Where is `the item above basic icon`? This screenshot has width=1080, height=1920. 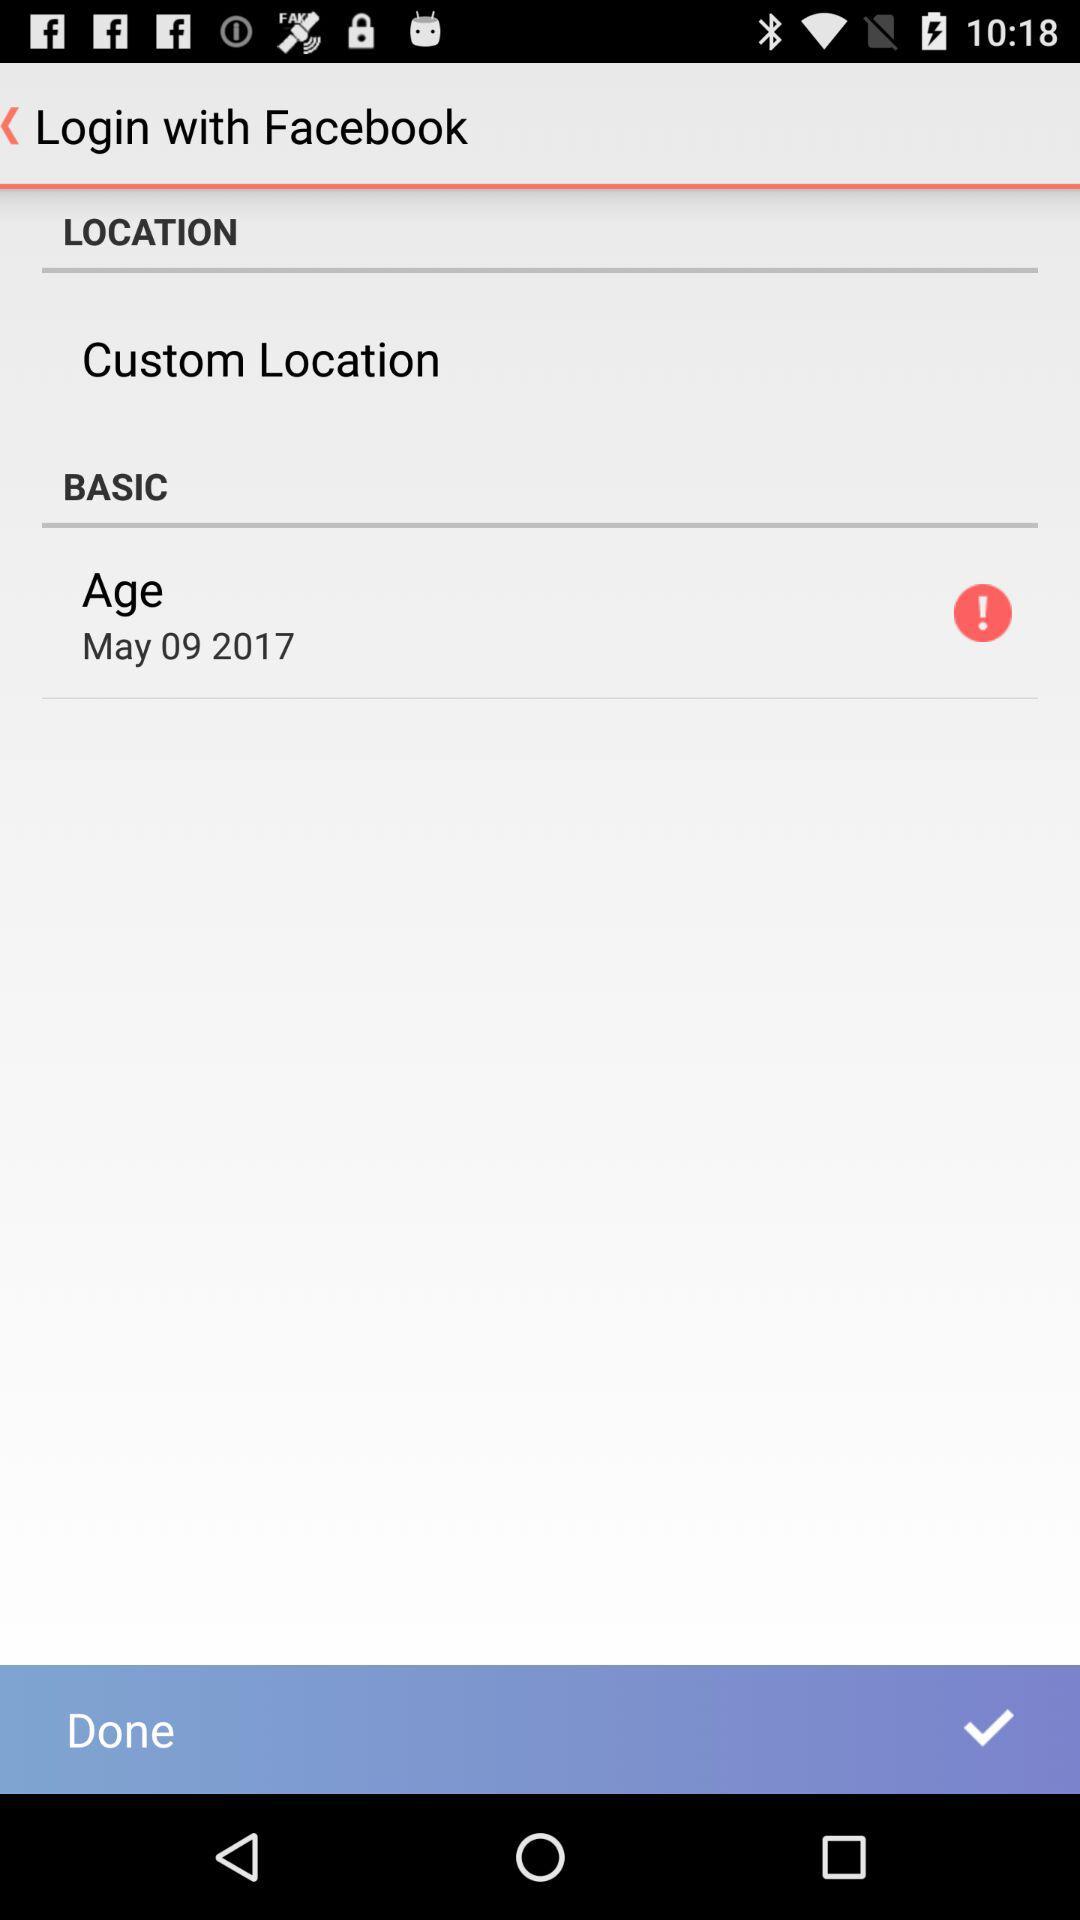 the item above basic icon is located at coordinates (260, 358).